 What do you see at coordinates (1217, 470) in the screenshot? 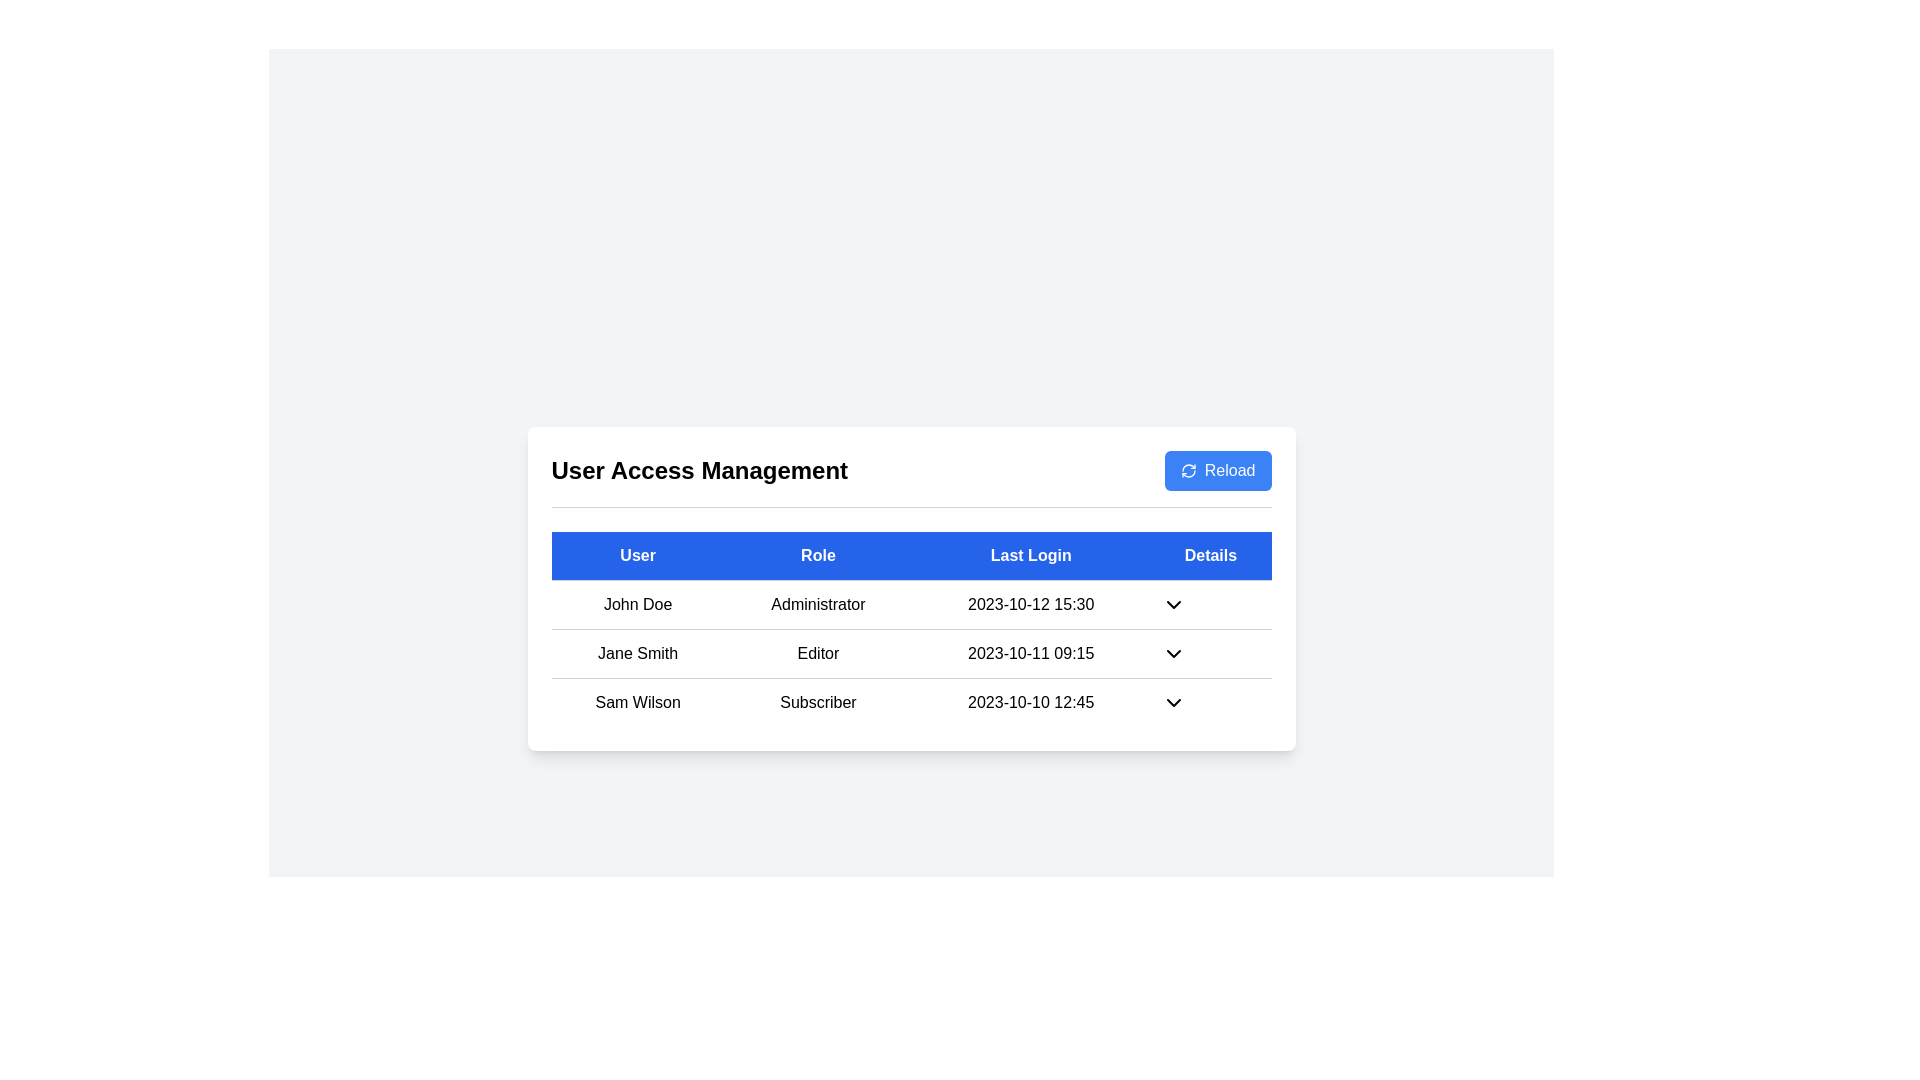
I see `the 'Reload' button with a blue background and circular arrow icon` at bounding box center [1217, 470].